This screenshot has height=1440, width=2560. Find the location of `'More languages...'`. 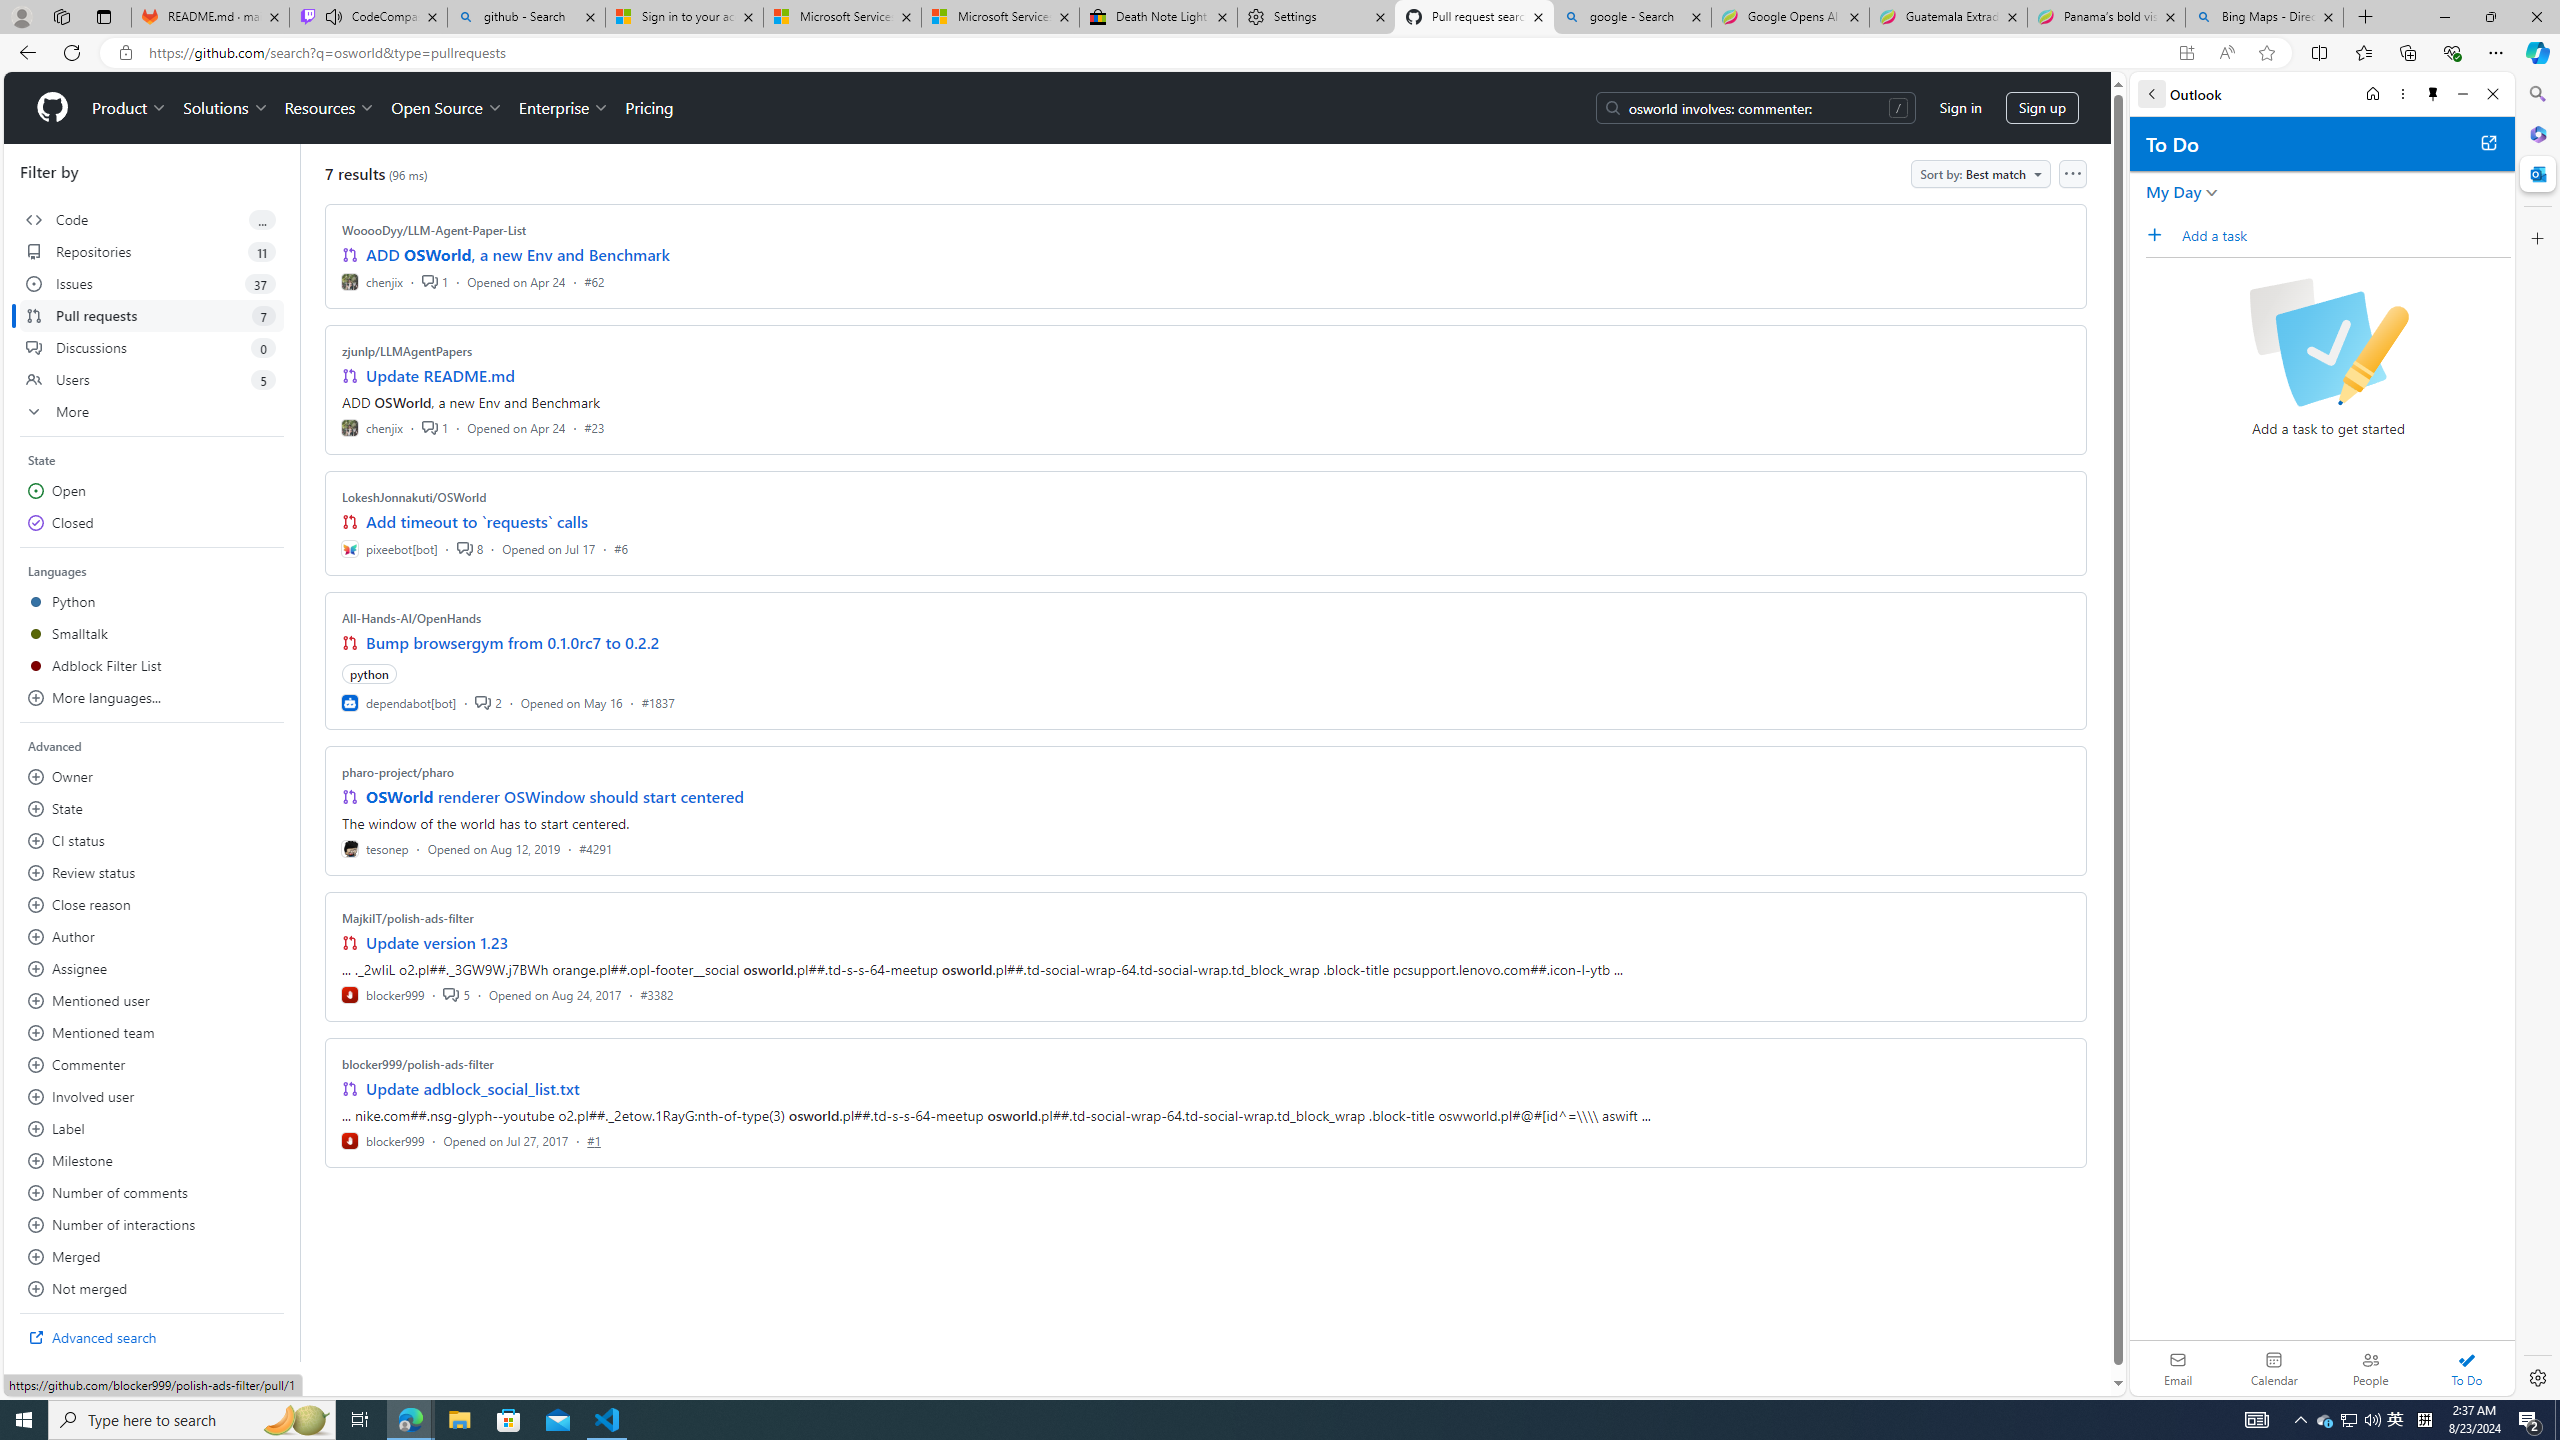

'More languages...' is located at coordinates (151, 697).